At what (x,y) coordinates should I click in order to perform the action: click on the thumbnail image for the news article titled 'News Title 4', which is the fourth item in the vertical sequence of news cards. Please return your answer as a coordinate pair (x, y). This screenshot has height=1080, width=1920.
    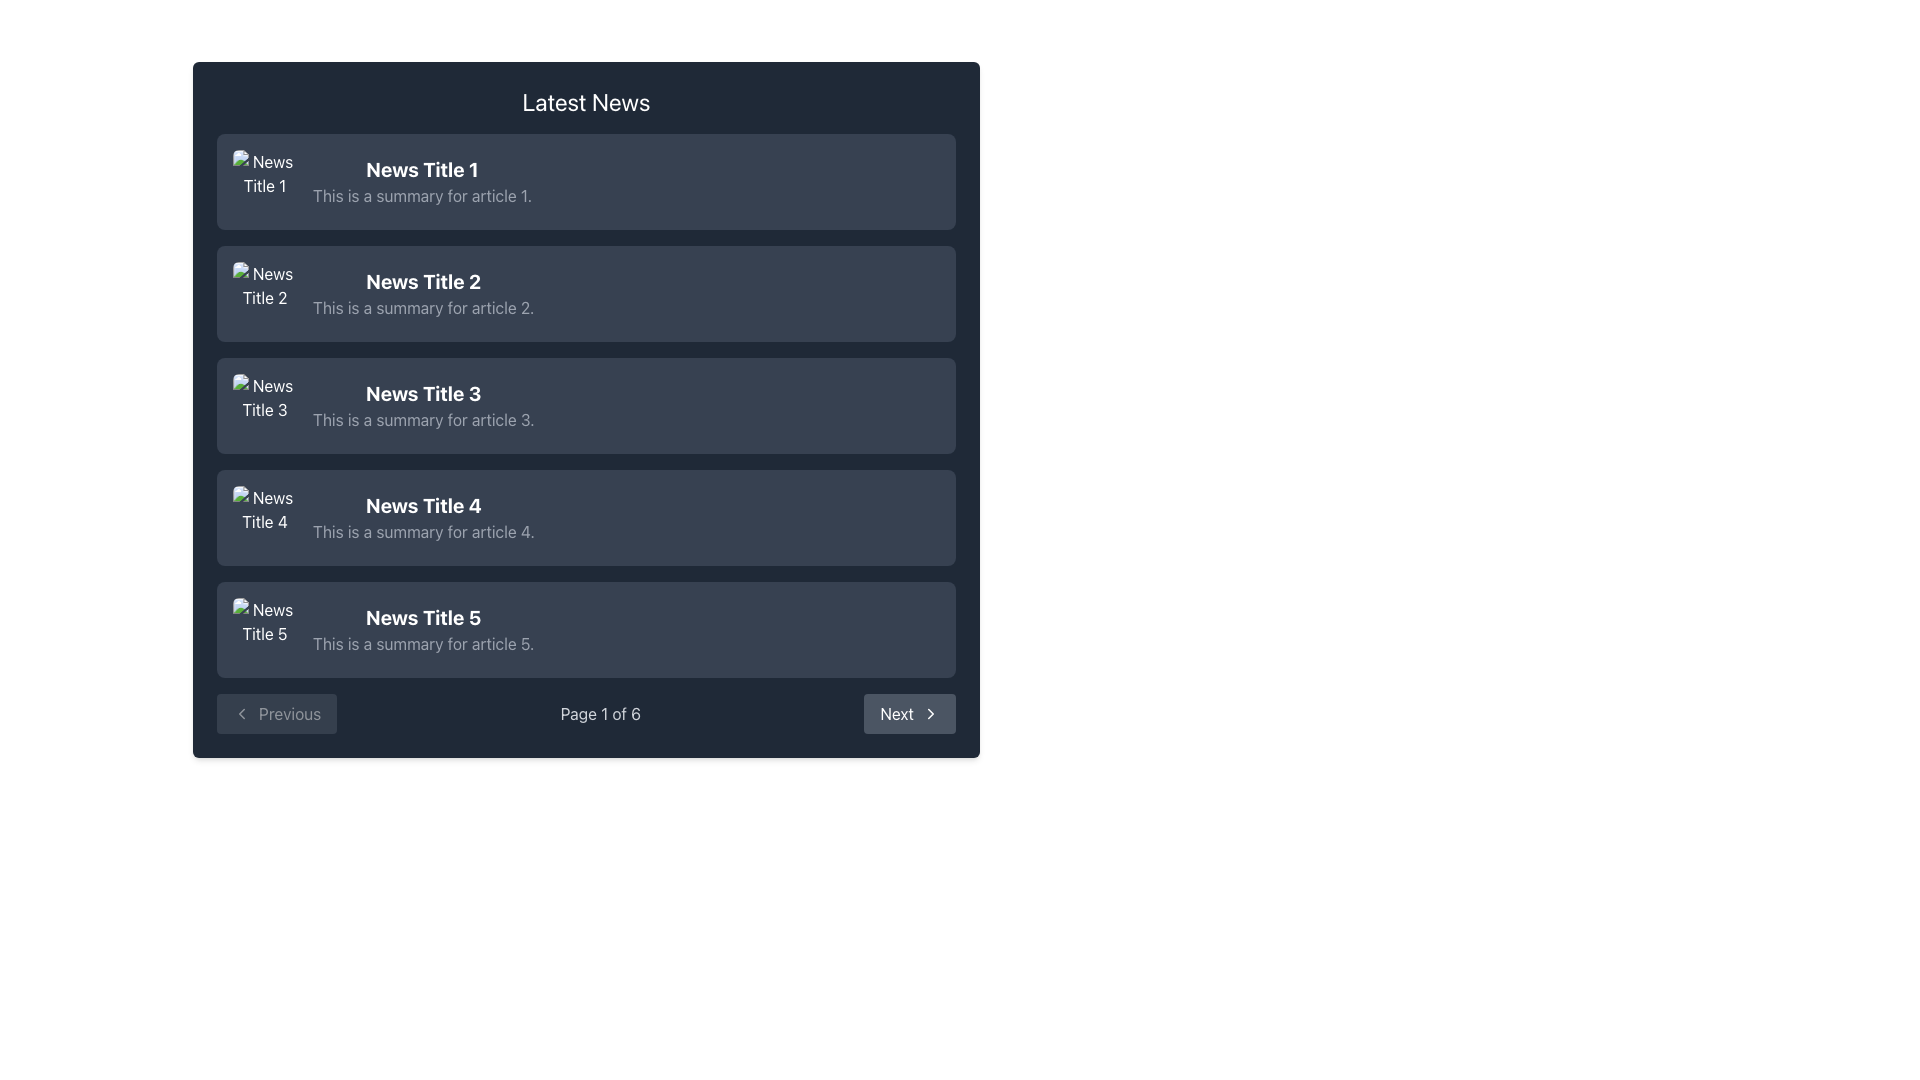
    Looking at the image, I should click on (263, 516).